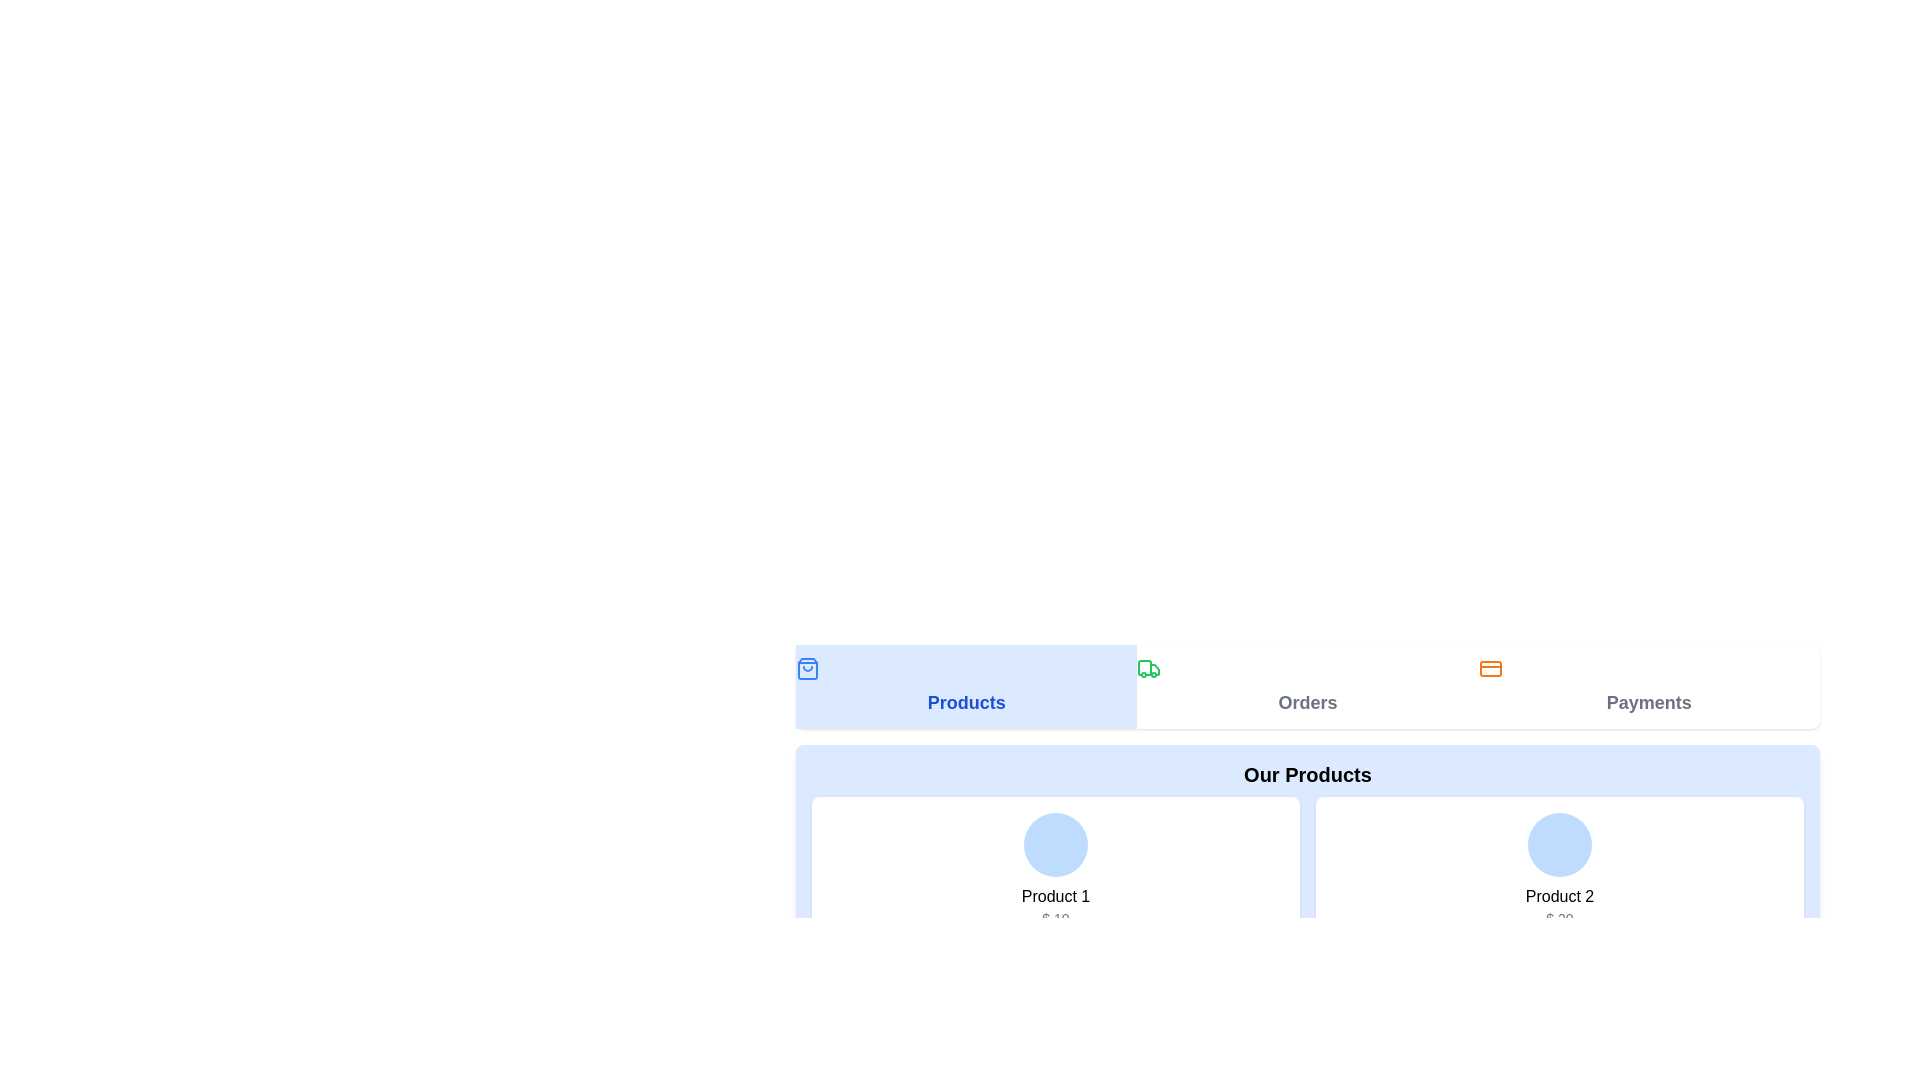  Describe the element at coordinates (1149, 668) in the screenshot. I see `the green truck icon located in the 'Orders' section, which symbolizes the ordering feature of the application` at that location.